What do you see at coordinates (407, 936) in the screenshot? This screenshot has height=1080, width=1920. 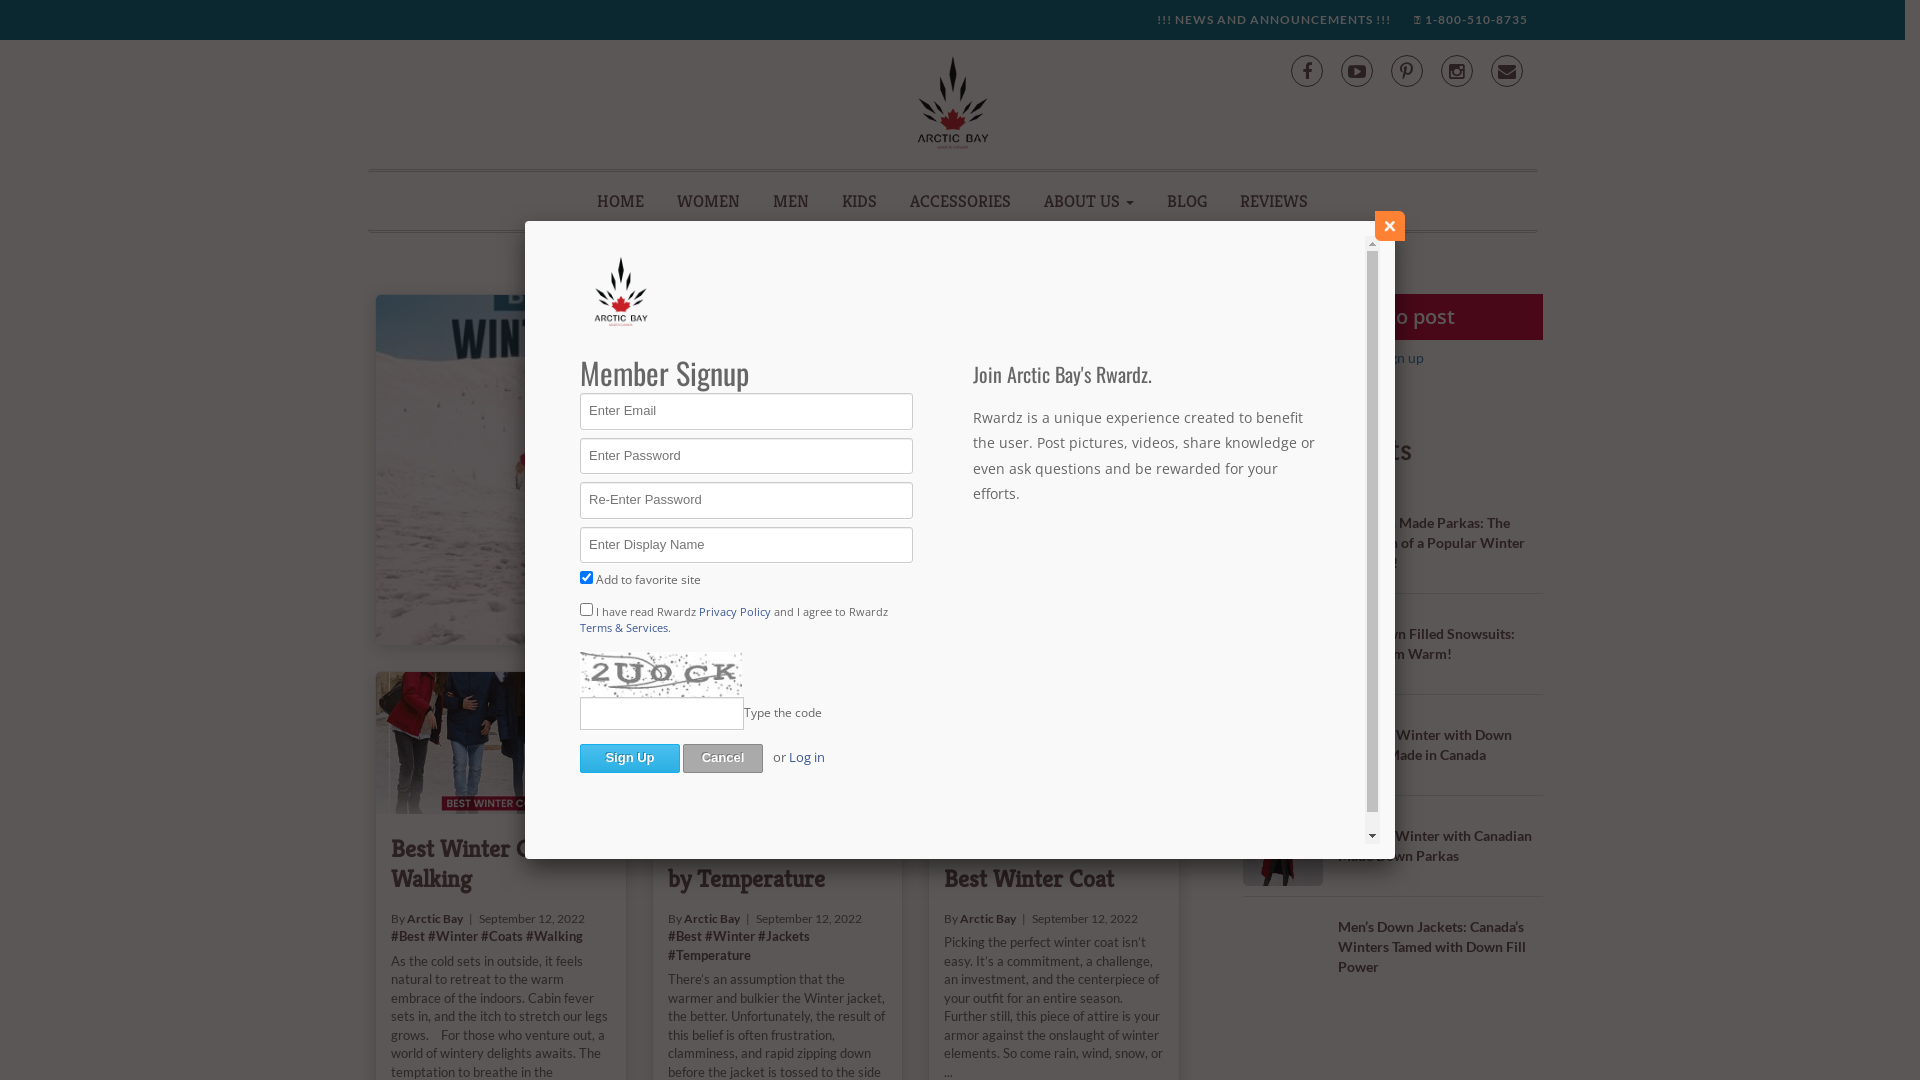 I see `'#Best'` at bounding box center [407, 936].